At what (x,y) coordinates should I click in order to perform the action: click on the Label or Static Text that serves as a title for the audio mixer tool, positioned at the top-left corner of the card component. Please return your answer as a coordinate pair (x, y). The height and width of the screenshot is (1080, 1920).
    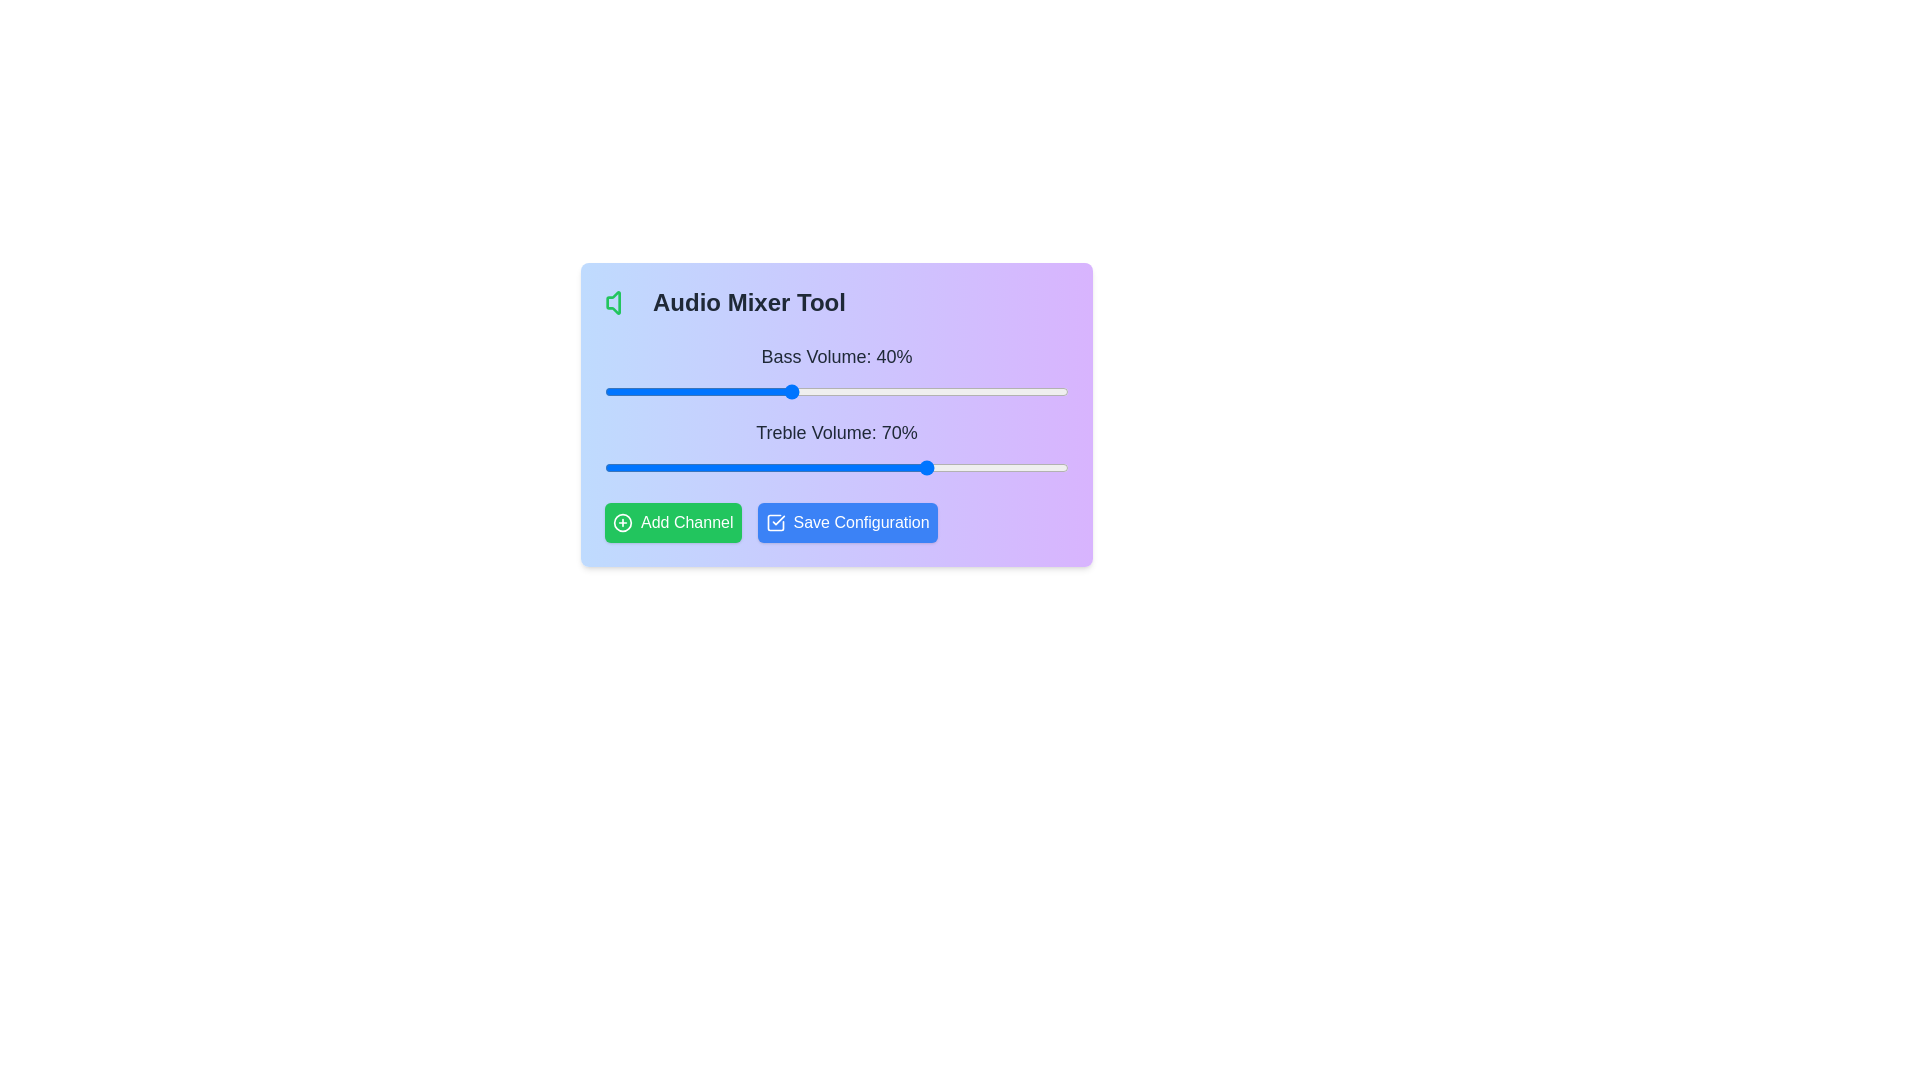
    Looking at the image, I should click on (836, 303).